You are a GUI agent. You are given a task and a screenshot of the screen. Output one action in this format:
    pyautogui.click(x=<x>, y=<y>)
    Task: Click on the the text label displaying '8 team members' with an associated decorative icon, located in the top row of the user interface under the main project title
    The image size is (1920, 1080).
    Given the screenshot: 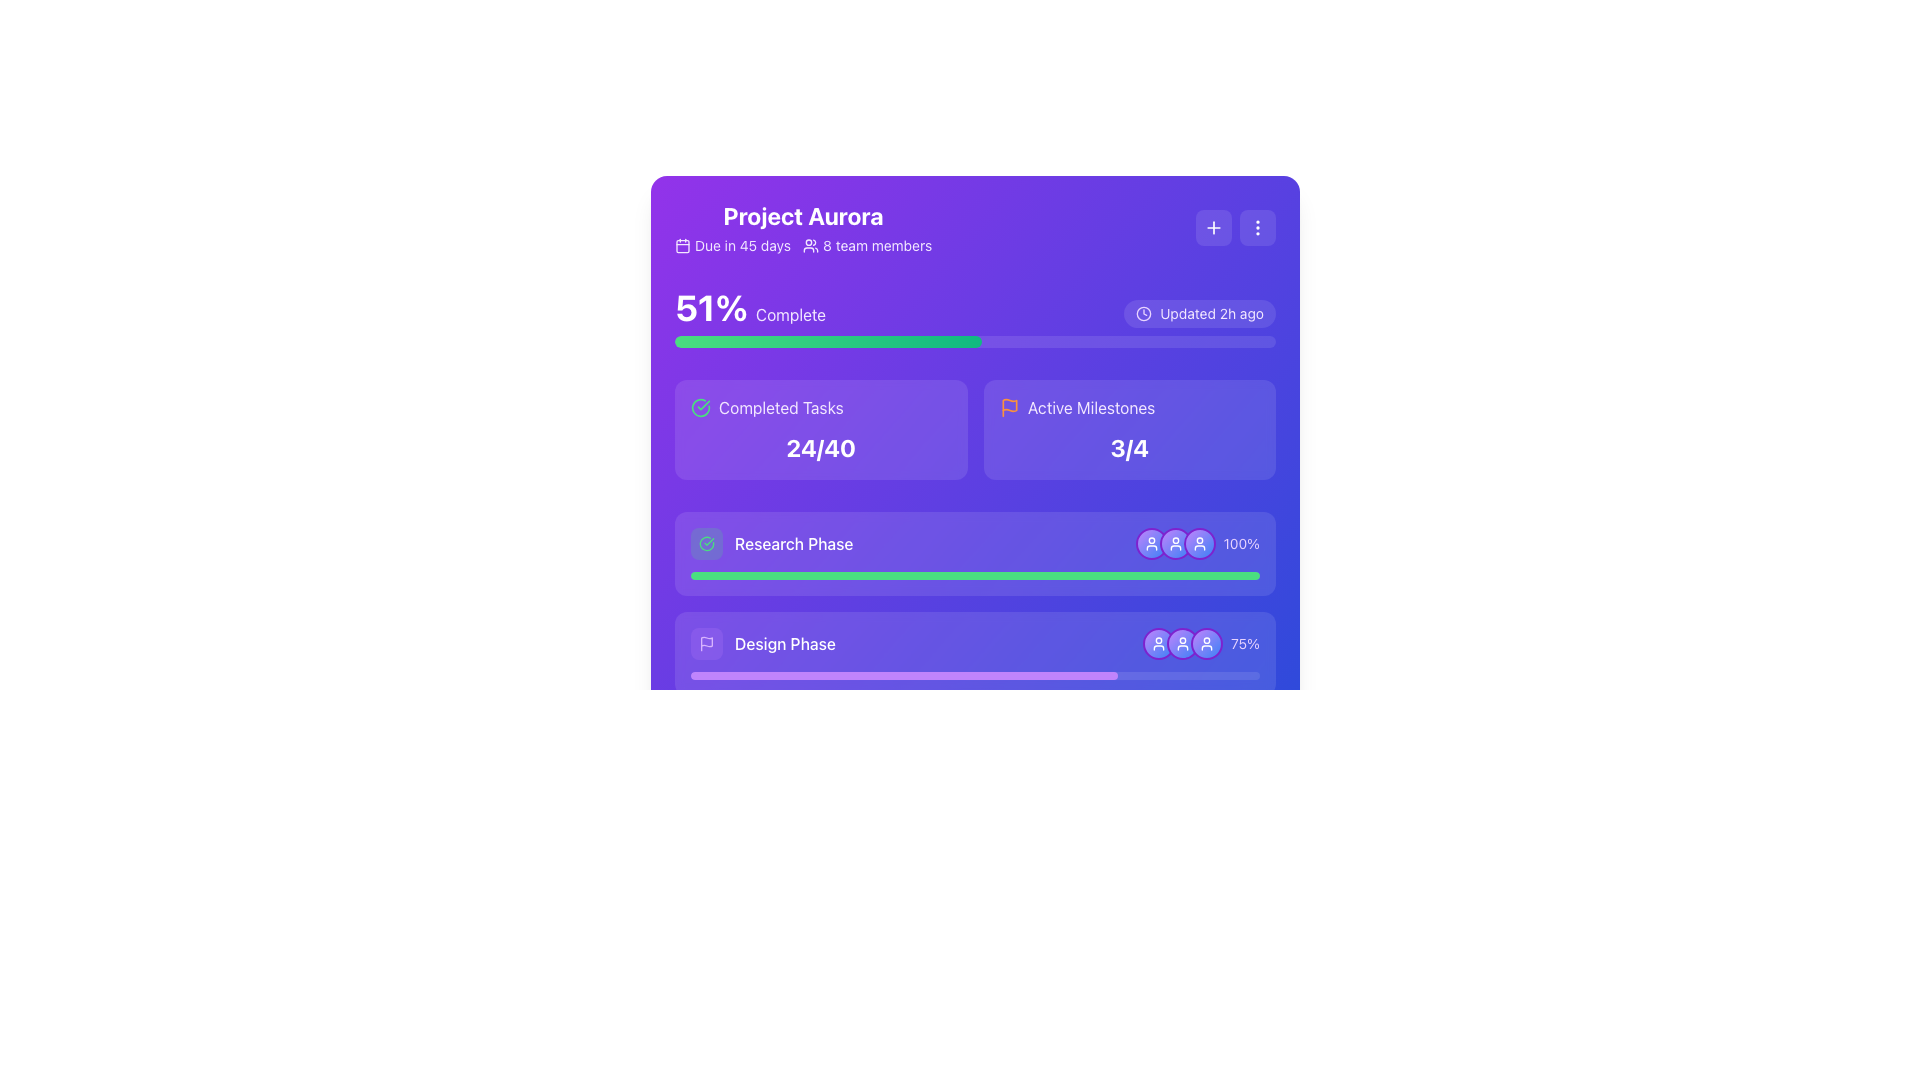 What is the action you would take?
    pyautogui.click(x=867, y=245)
    